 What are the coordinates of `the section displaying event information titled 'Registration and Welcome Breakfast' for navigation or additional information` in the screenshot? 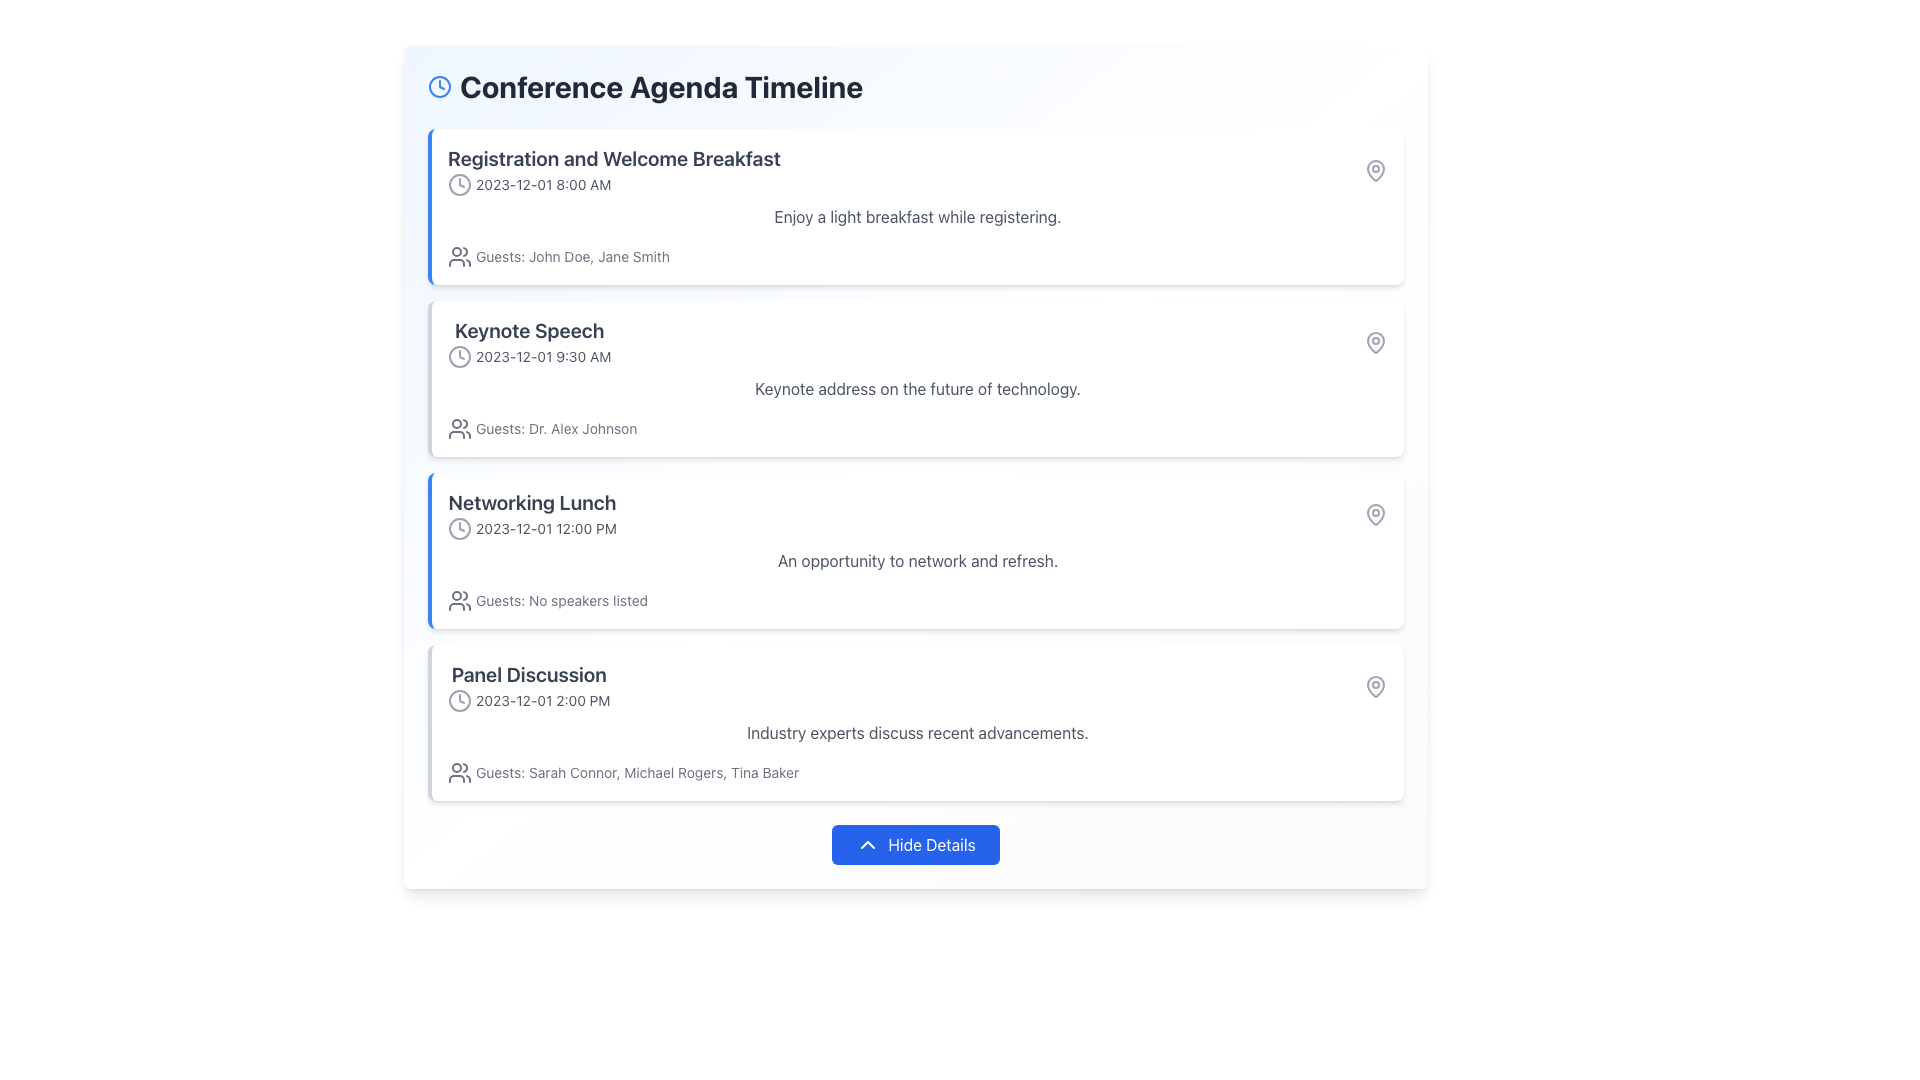 It's located at (916, 169).